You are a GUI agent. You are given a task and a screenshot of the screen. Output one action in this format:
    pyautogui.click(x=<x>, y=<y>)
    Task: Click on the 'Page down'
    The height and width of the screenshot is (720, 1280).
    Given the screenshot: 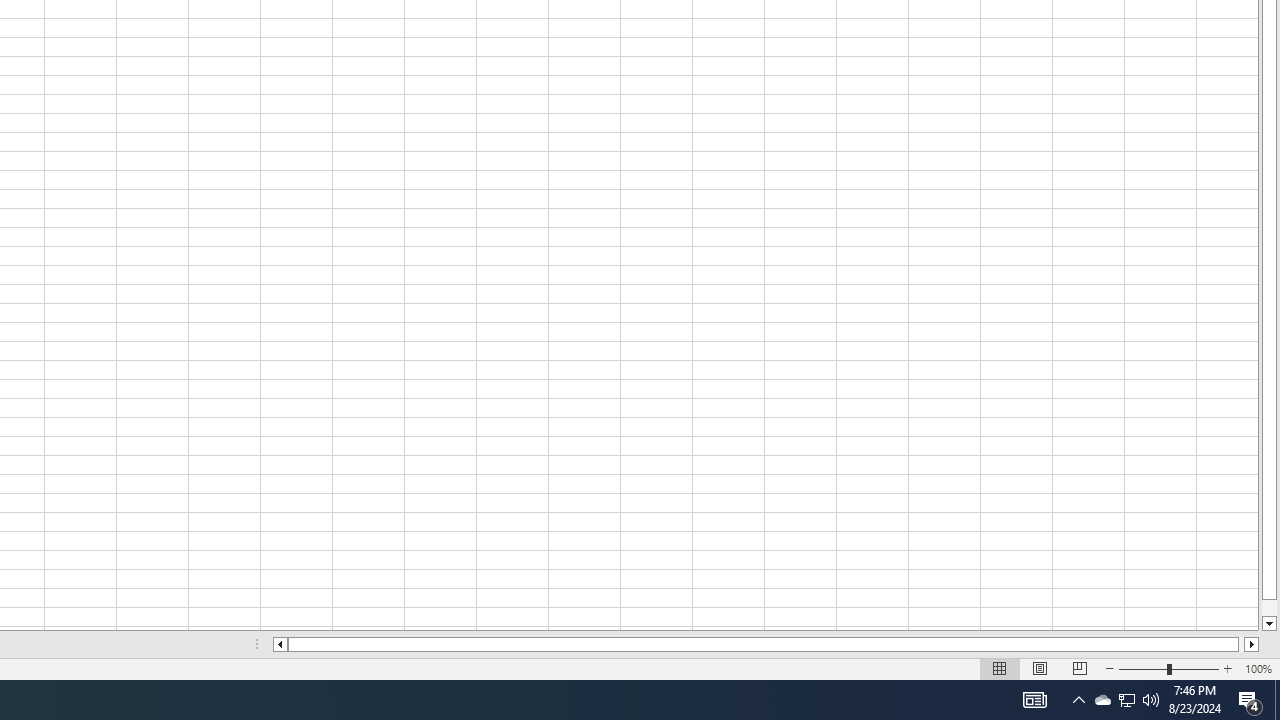 What is the action you would take?
    pyautogui.click(x=1268, y=607)
    